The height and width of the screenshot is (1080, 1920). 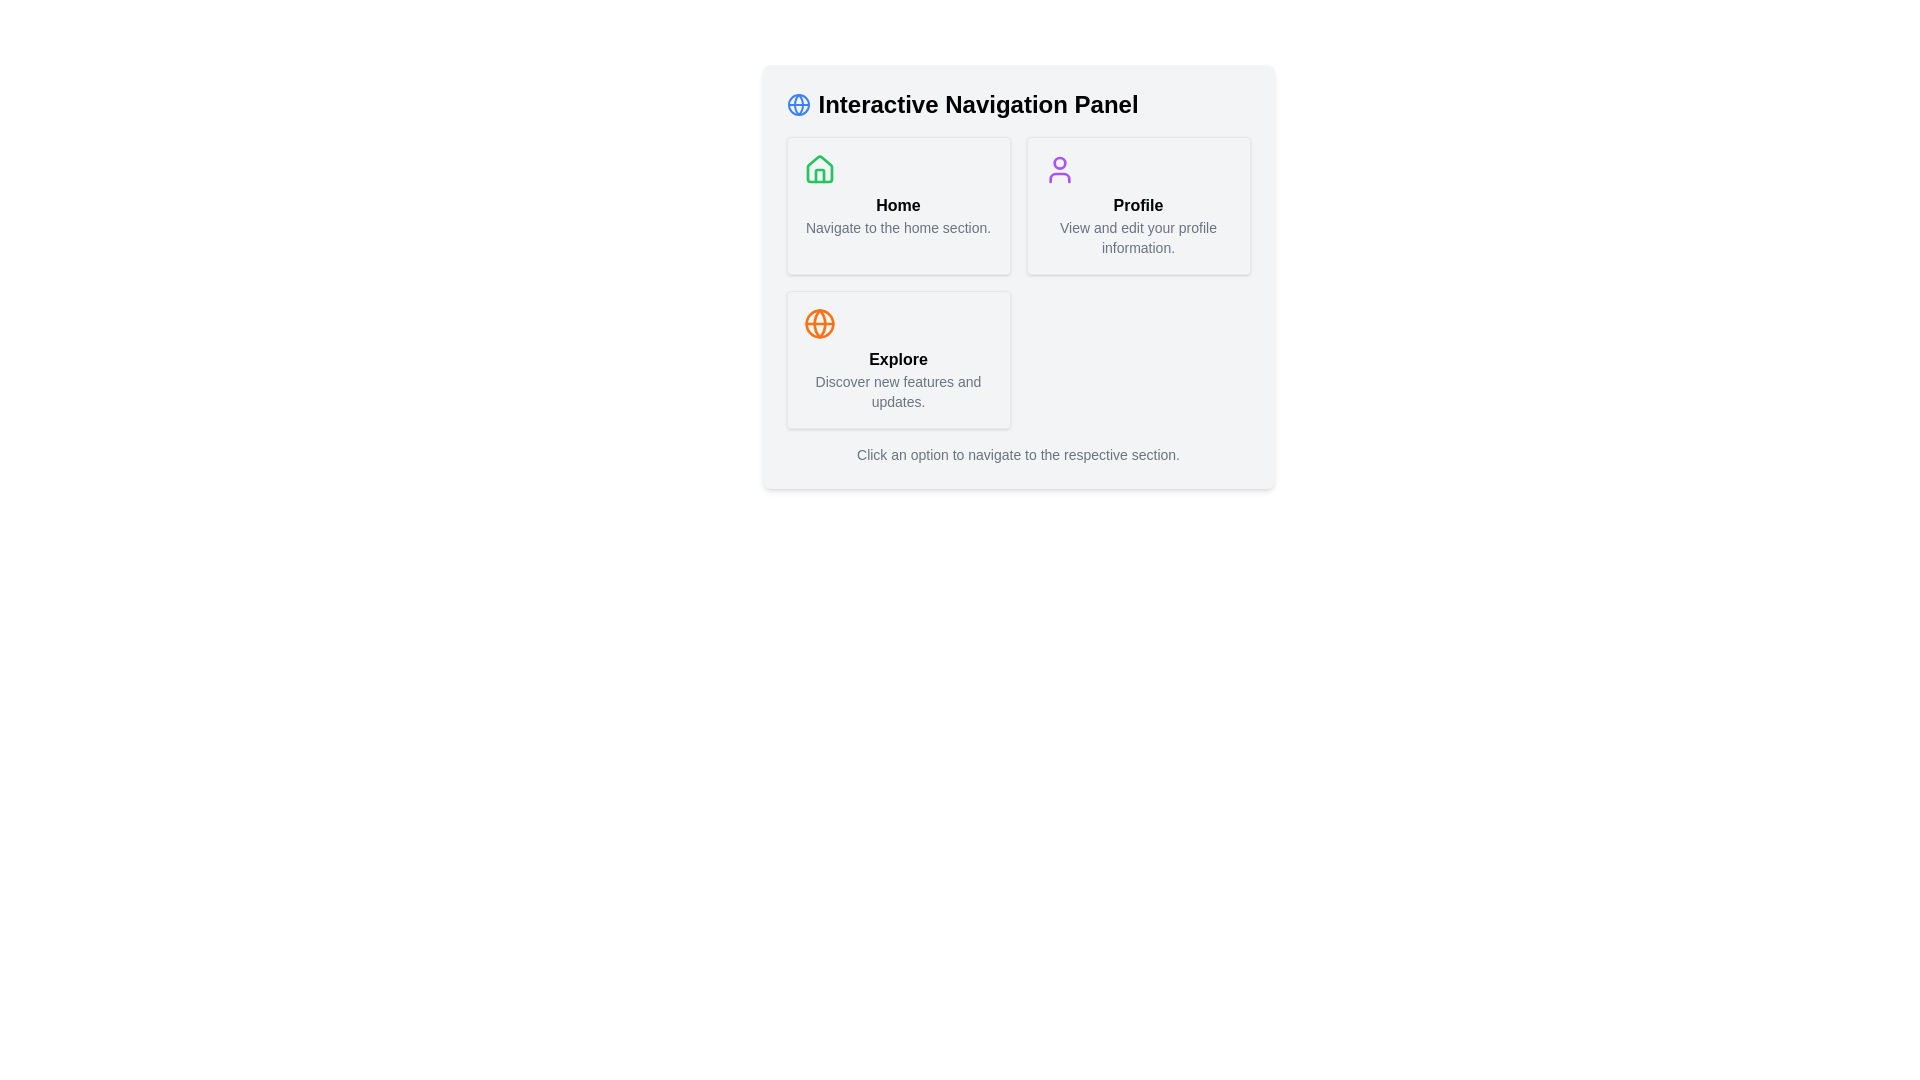 I want to click on the user profile icon, which is a minimalist human figure styled in purple, located at the top-center of the 'Profile' section box, so click(x=1058, y=168).